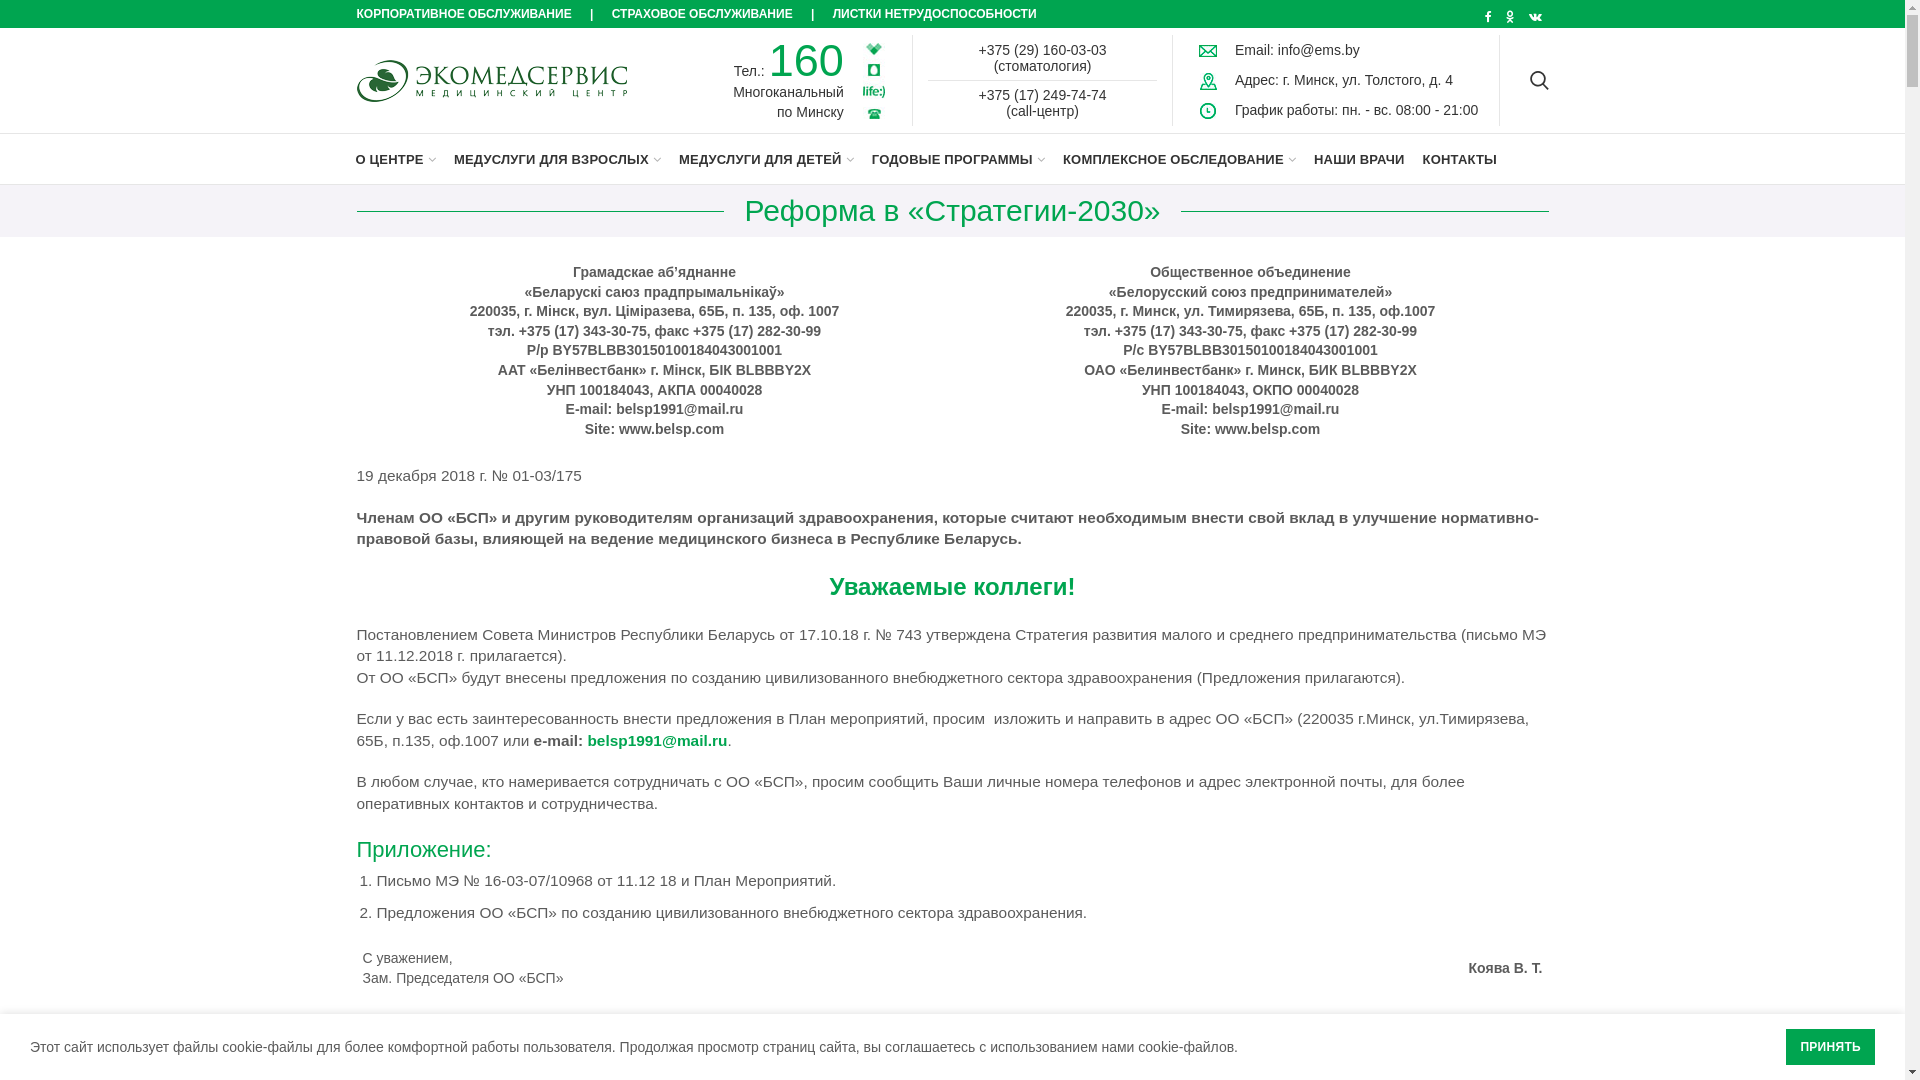 This screenshot has height=1080, width=1920. What do you see at coordinates (1509, 16) in the screenshot?
I see `'Odnoklassniki'` at bounding box center [1509, 16].